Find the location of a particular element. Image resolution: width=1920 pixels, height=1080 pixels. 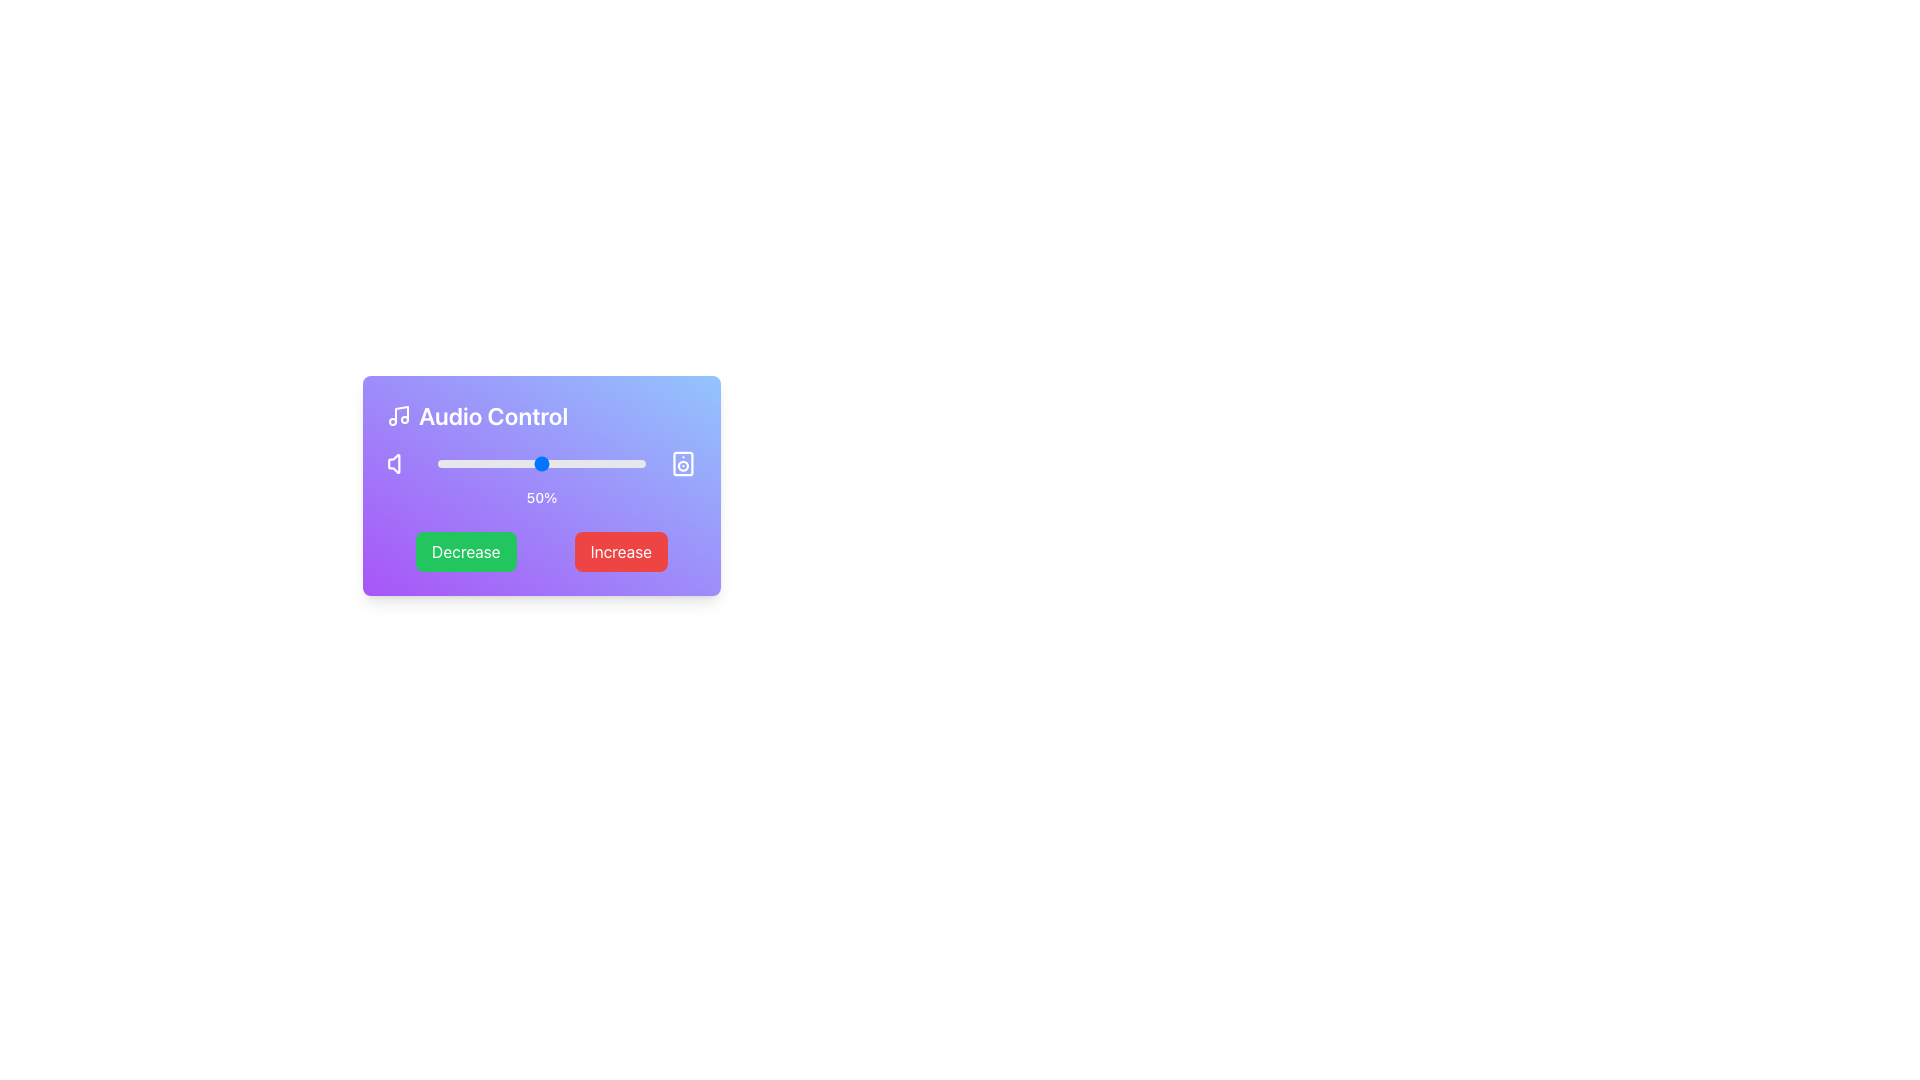

the slider is located at coordinates (464, 463).